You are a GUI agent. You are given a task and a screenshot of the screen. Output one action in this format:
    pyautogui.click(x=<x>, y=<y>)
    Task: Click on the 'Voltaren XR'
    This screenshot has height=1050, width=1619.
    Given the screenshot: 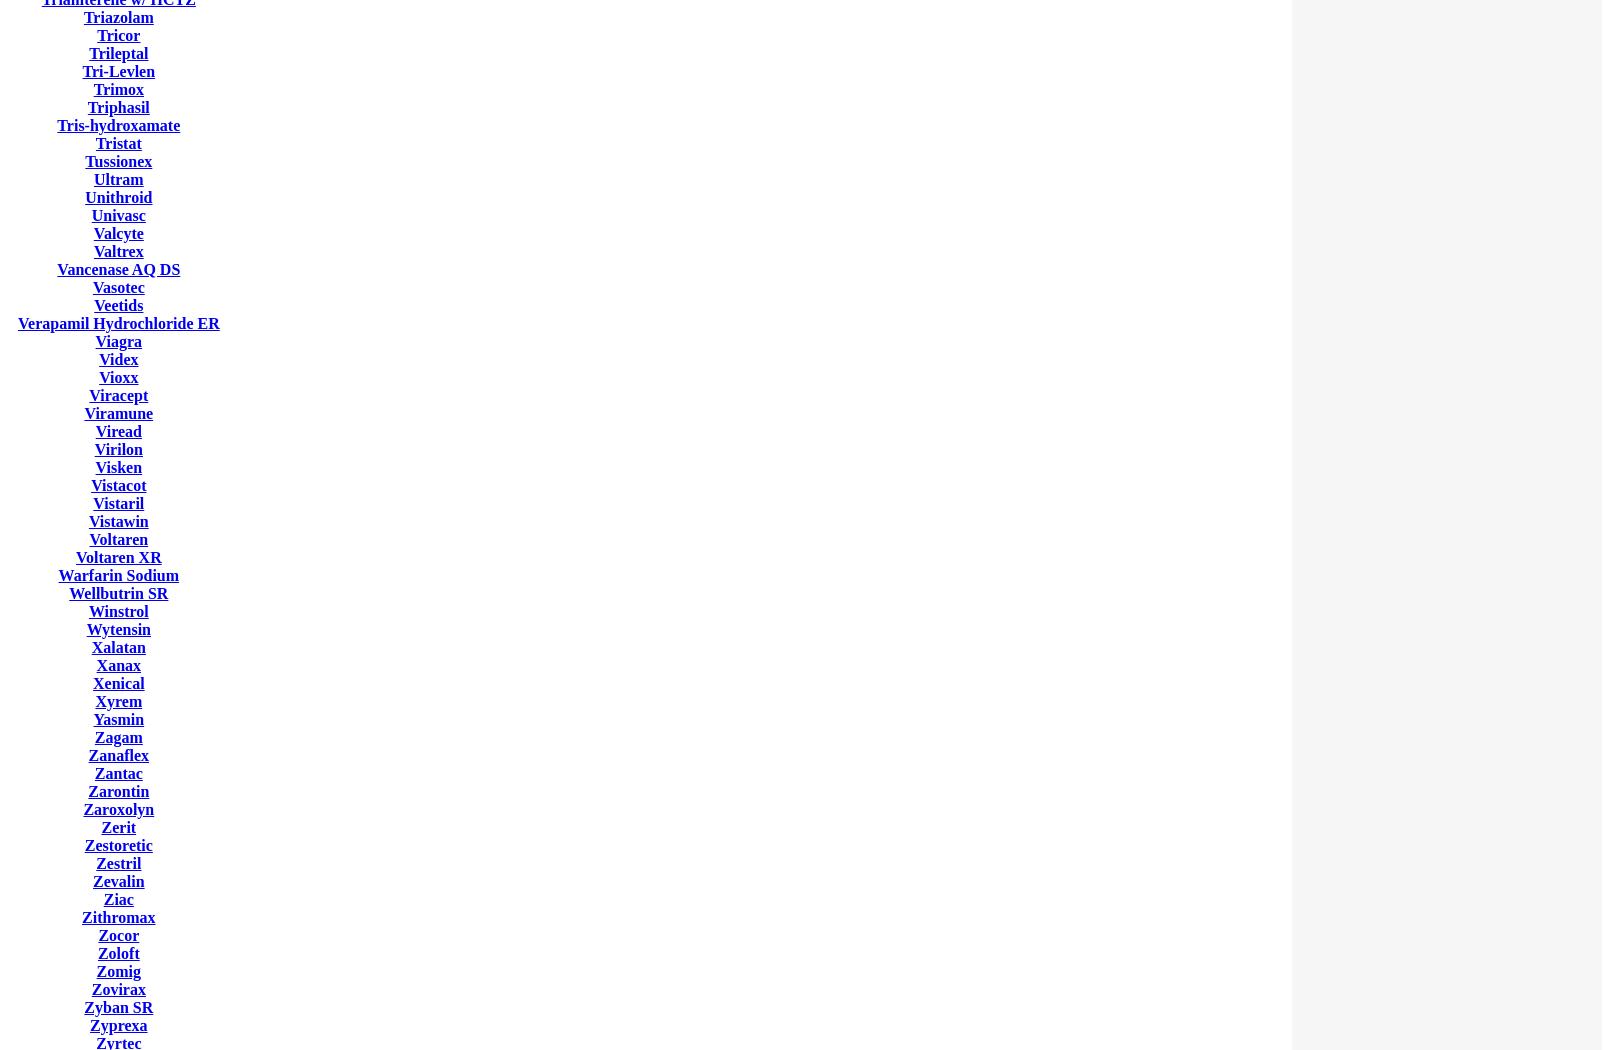 What is the action you would take?
    pyautogui.click(x=118, y=557)
    